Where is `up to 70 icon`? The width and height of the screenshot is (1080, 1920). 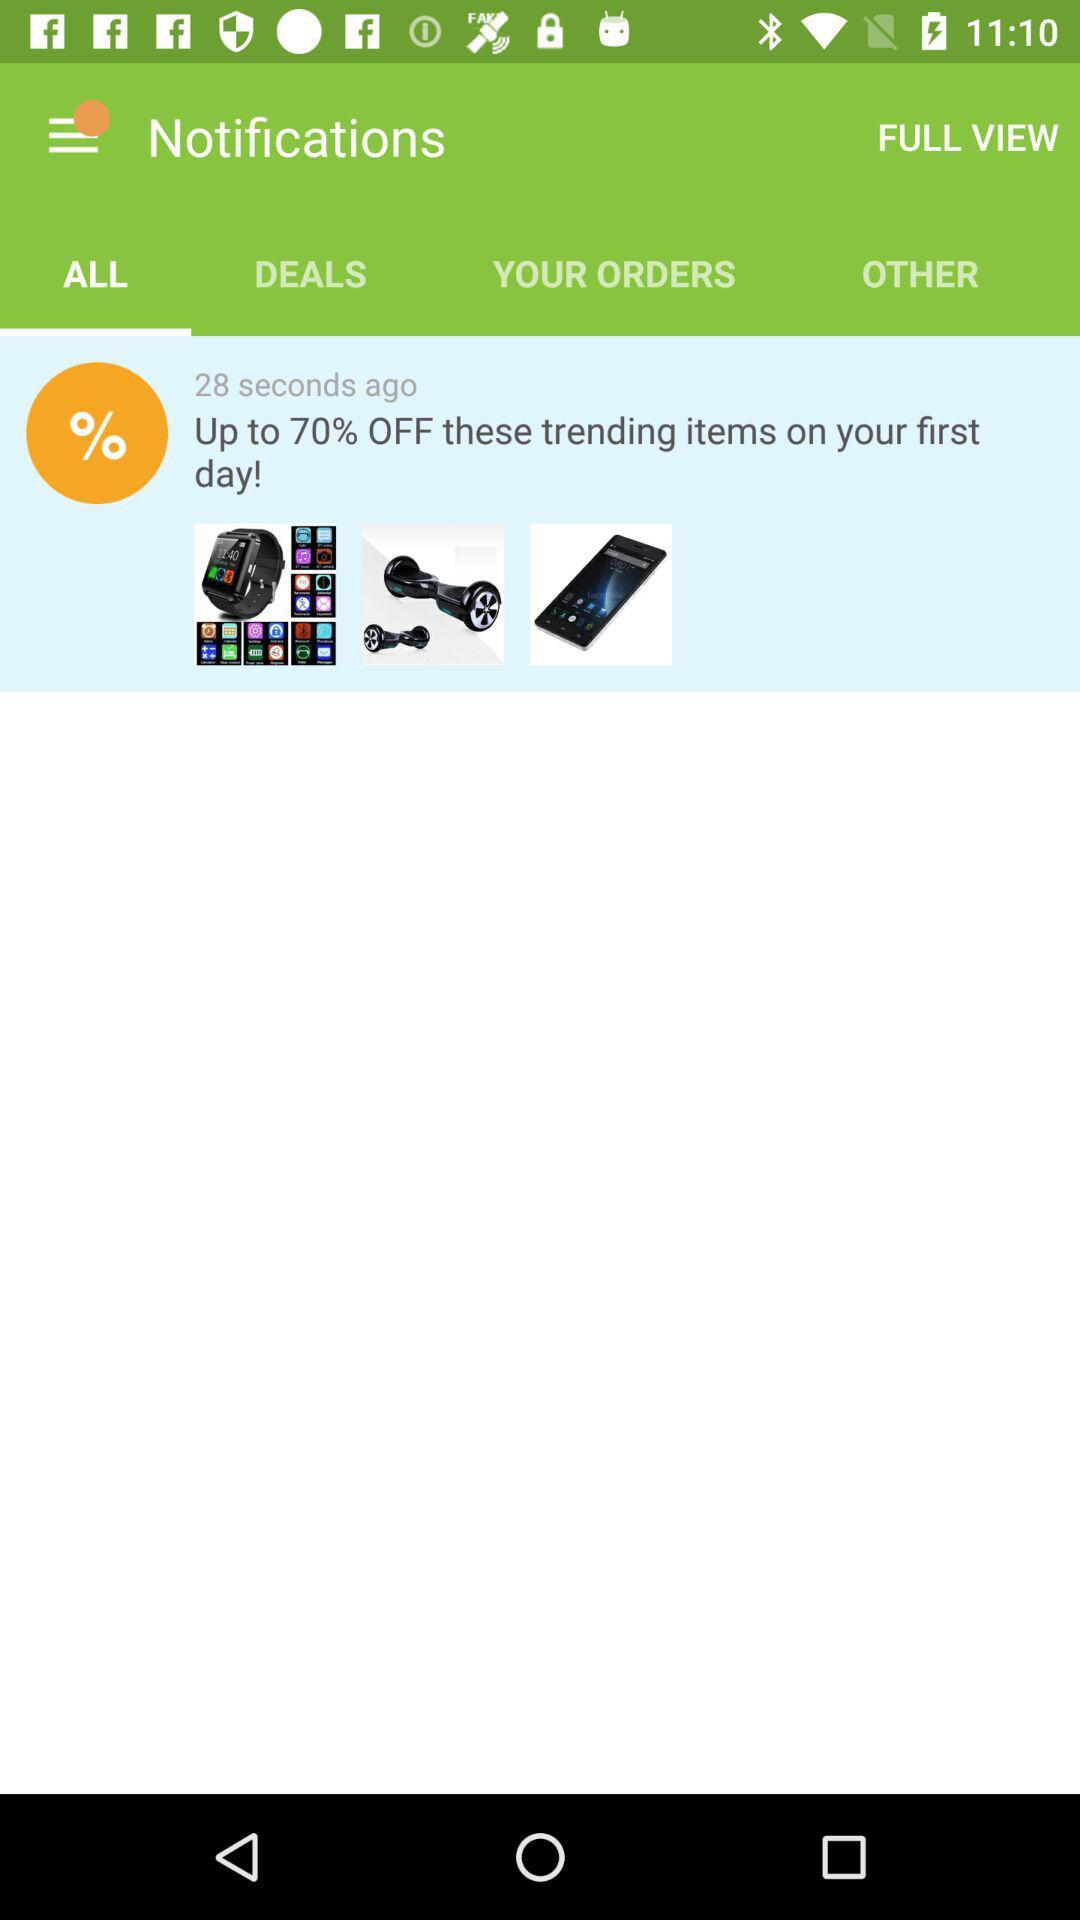
up to 70 icon is located at coordinates (623, 450).